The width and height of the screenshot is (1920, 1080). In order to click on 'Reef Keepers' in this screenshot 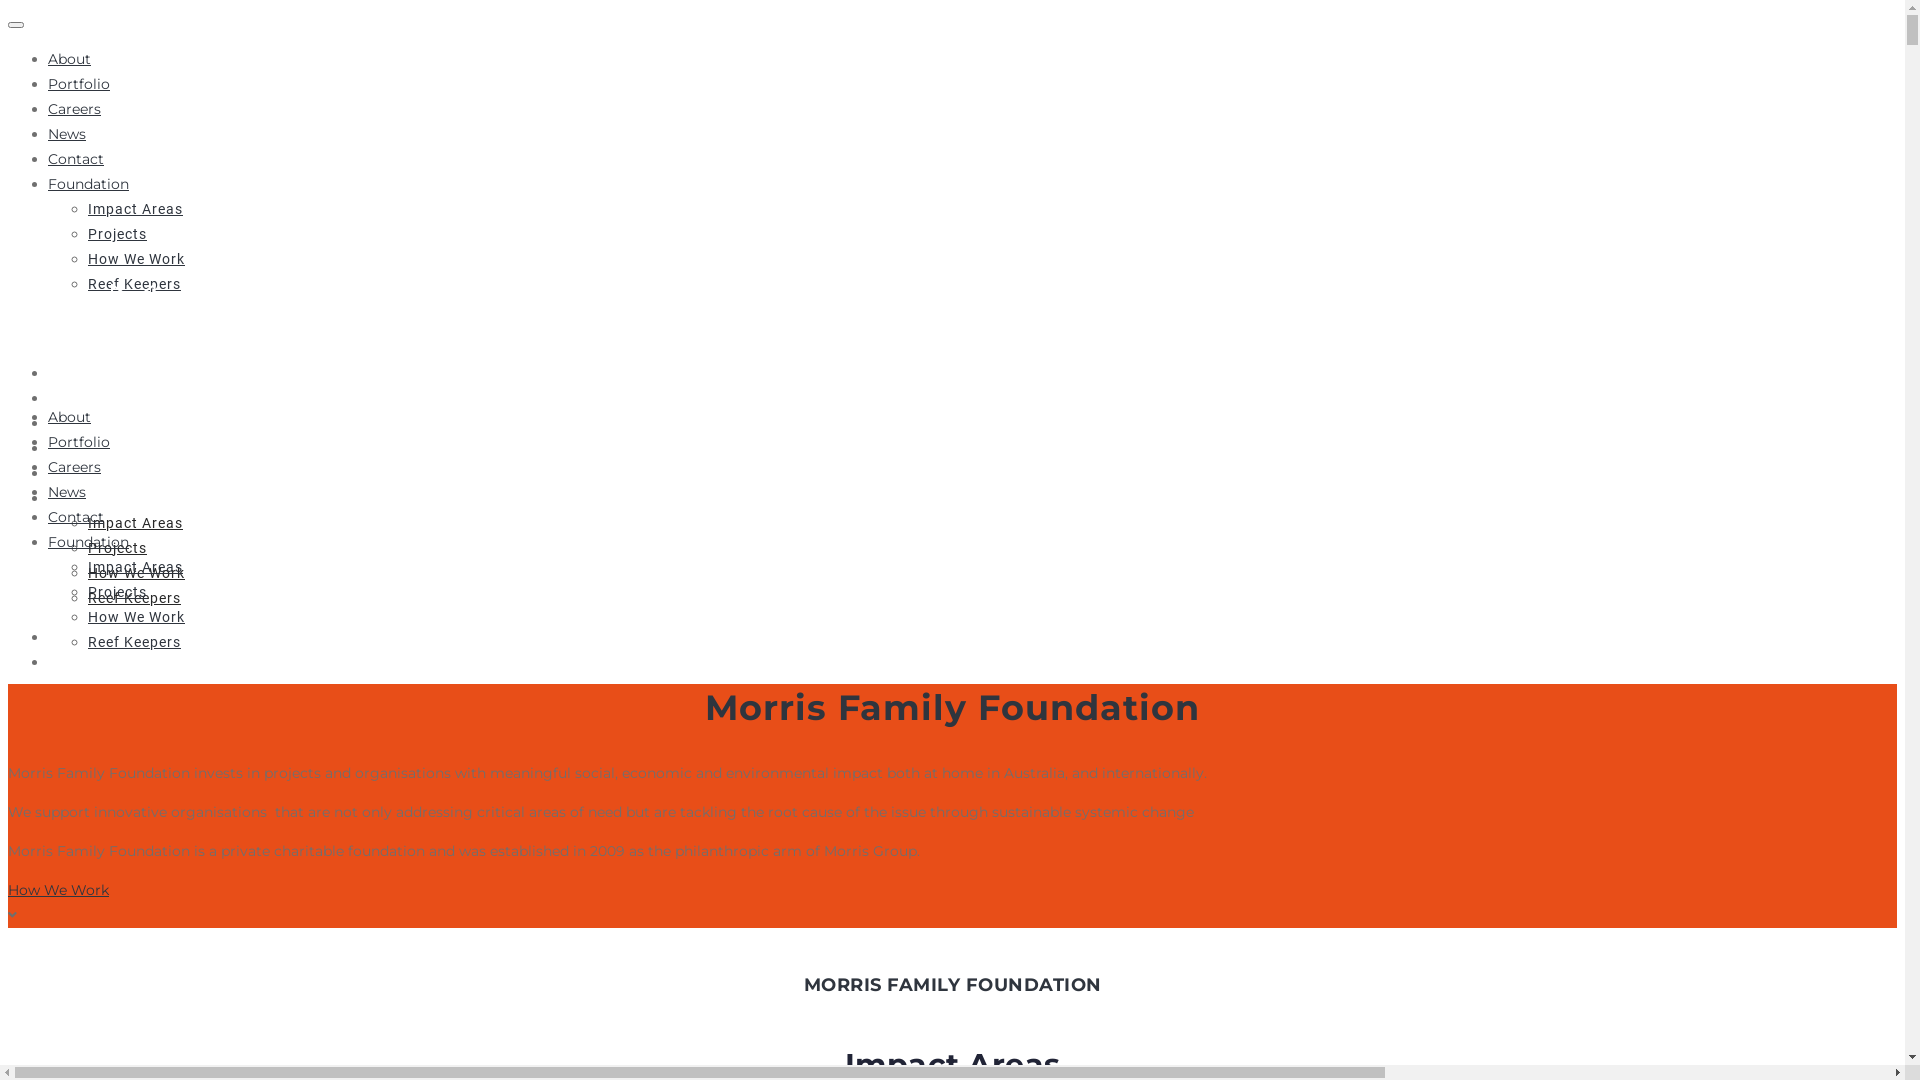, I will do `click(133, 596)`.